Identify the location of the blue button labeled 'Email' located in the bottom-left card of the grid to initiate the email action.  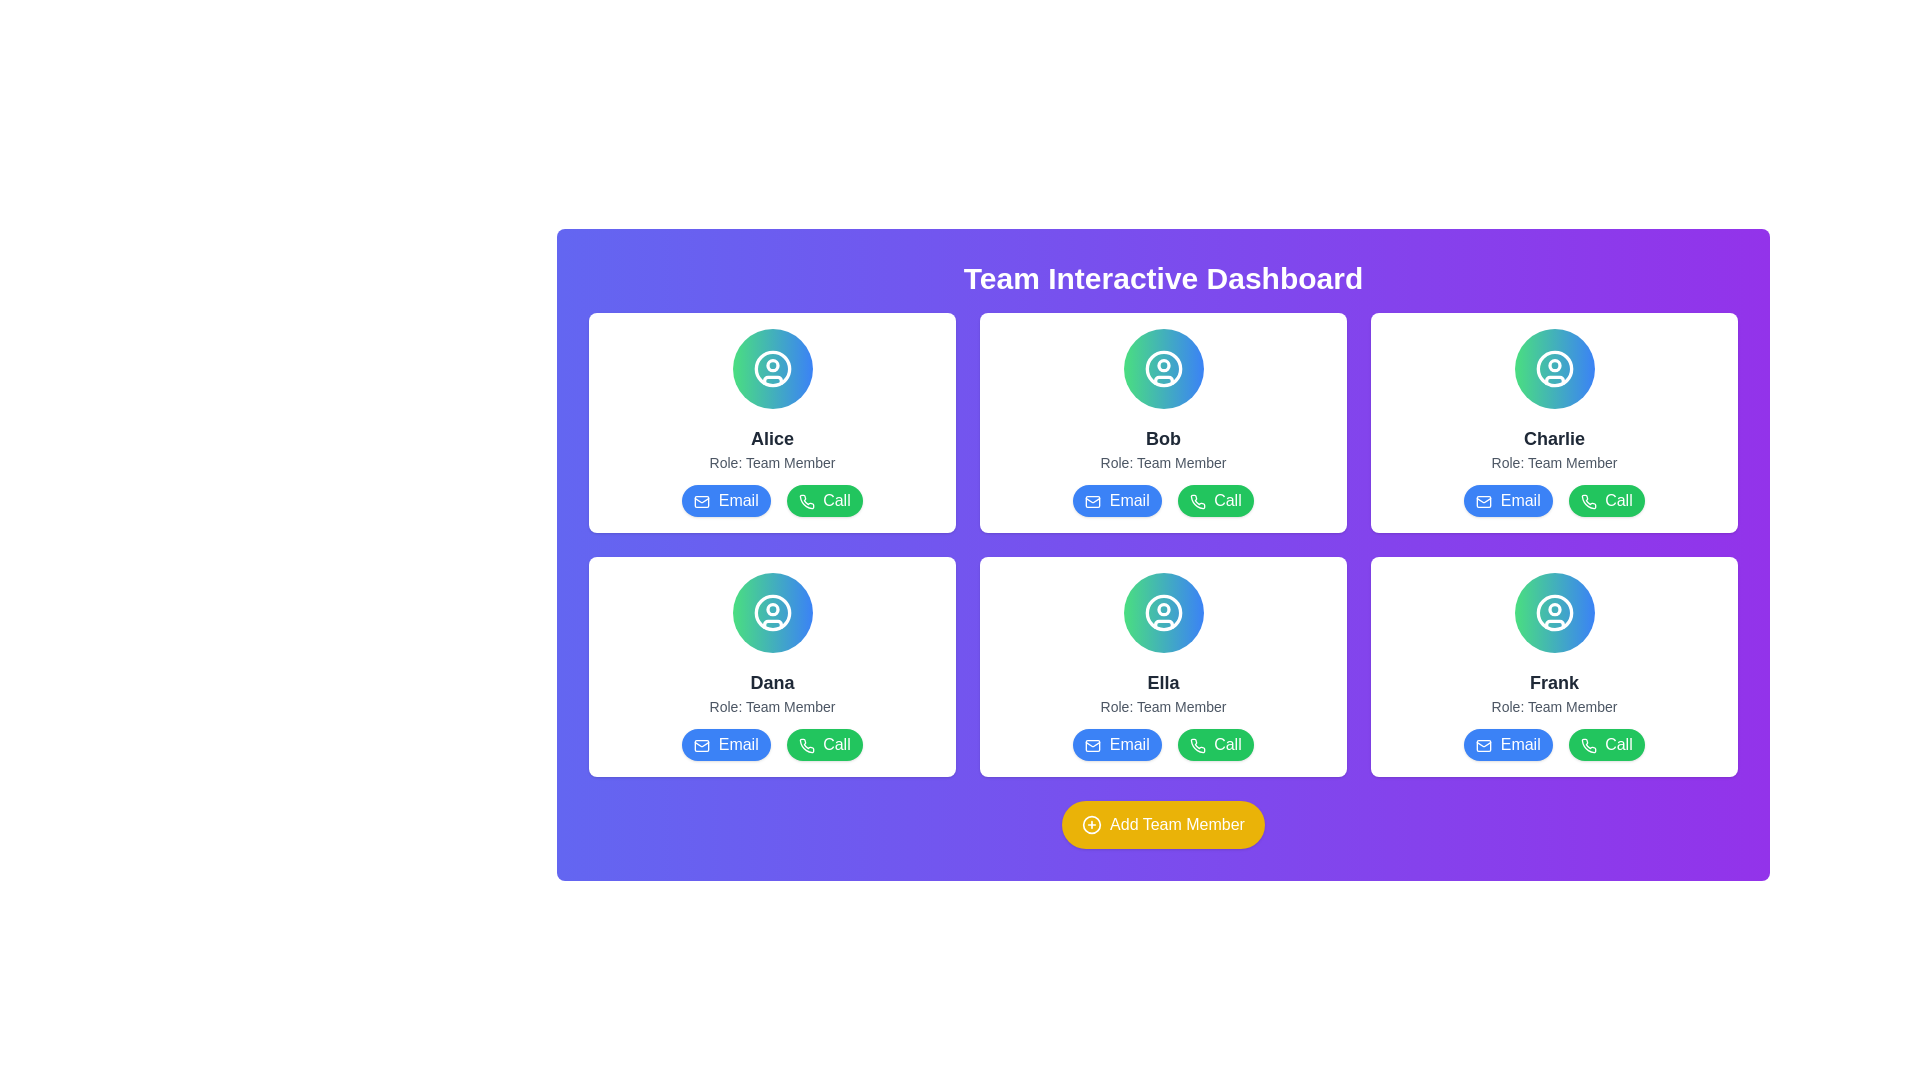
(702, 745).